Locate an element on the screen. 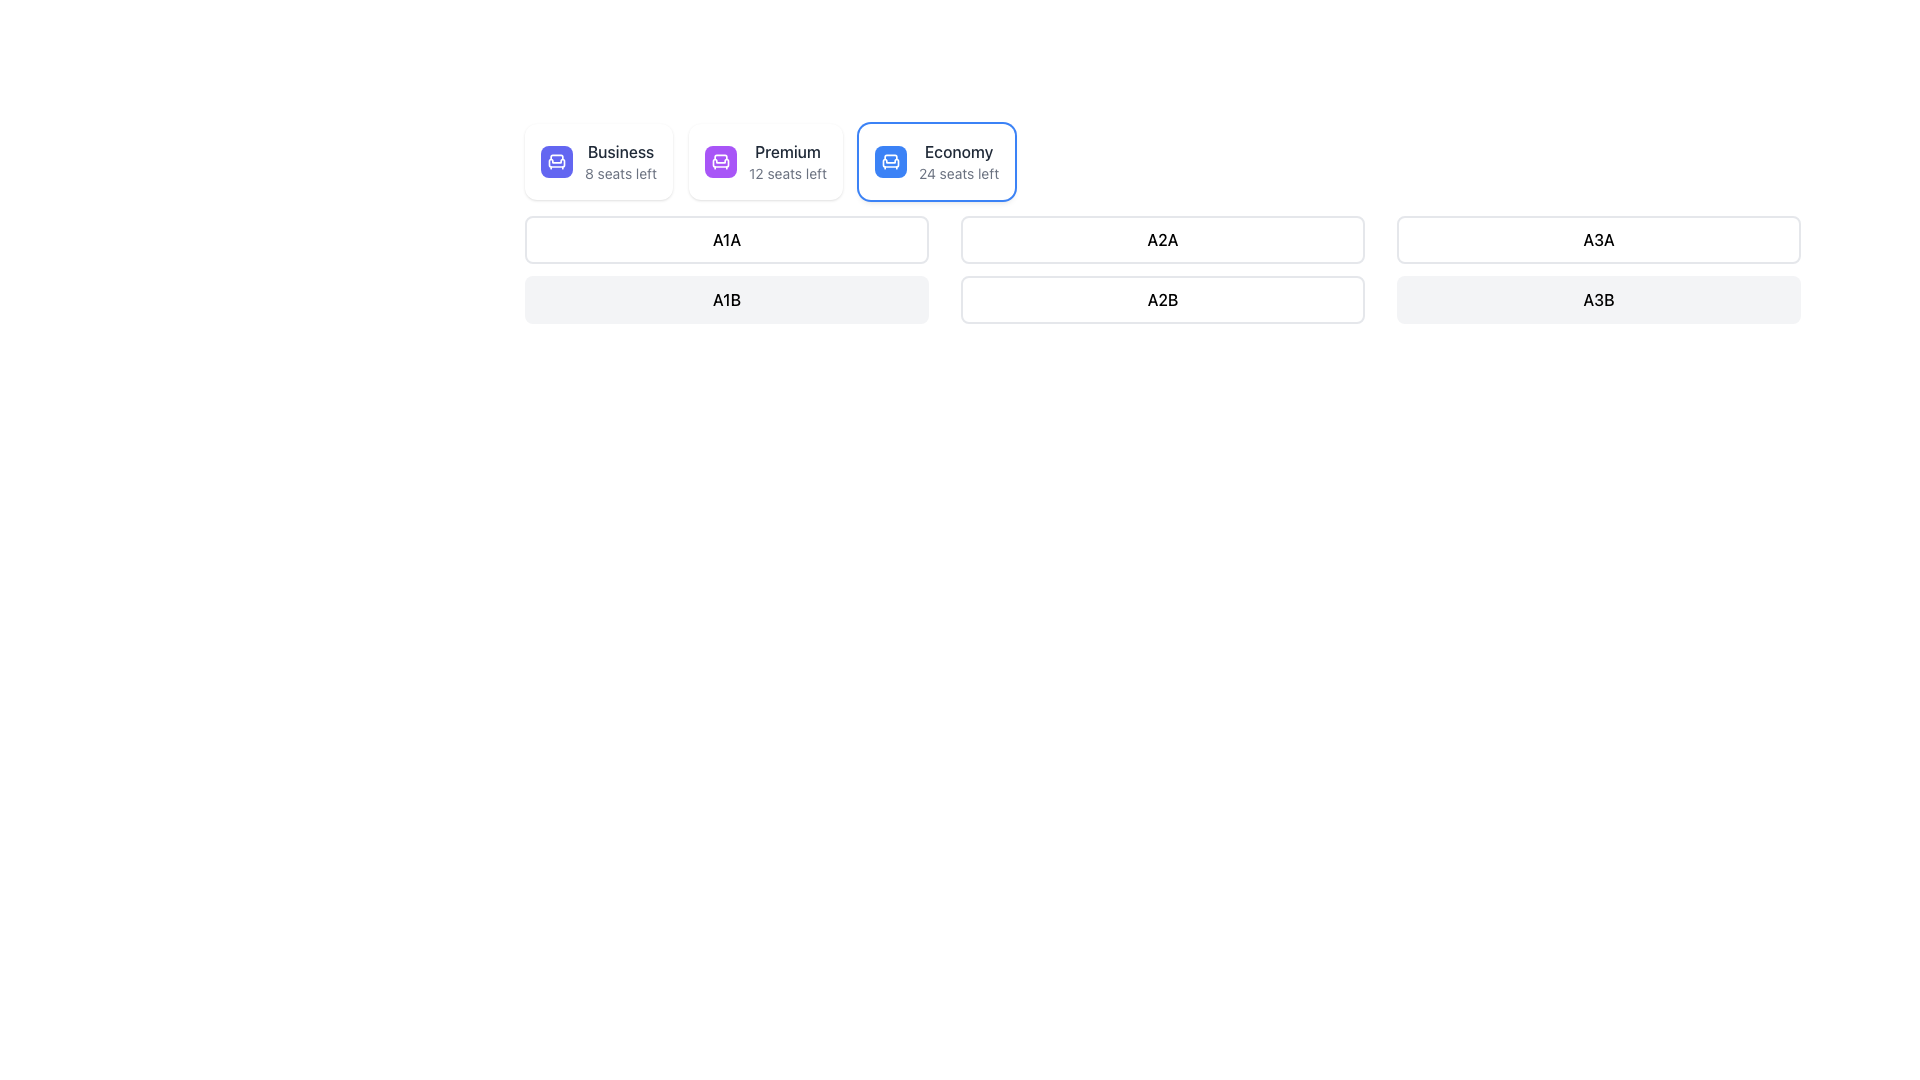  information from the informational text group about the availability of premium seats, which is positioned between the 'Business' and 'Economy' modules is located at coordinates (786, 161).